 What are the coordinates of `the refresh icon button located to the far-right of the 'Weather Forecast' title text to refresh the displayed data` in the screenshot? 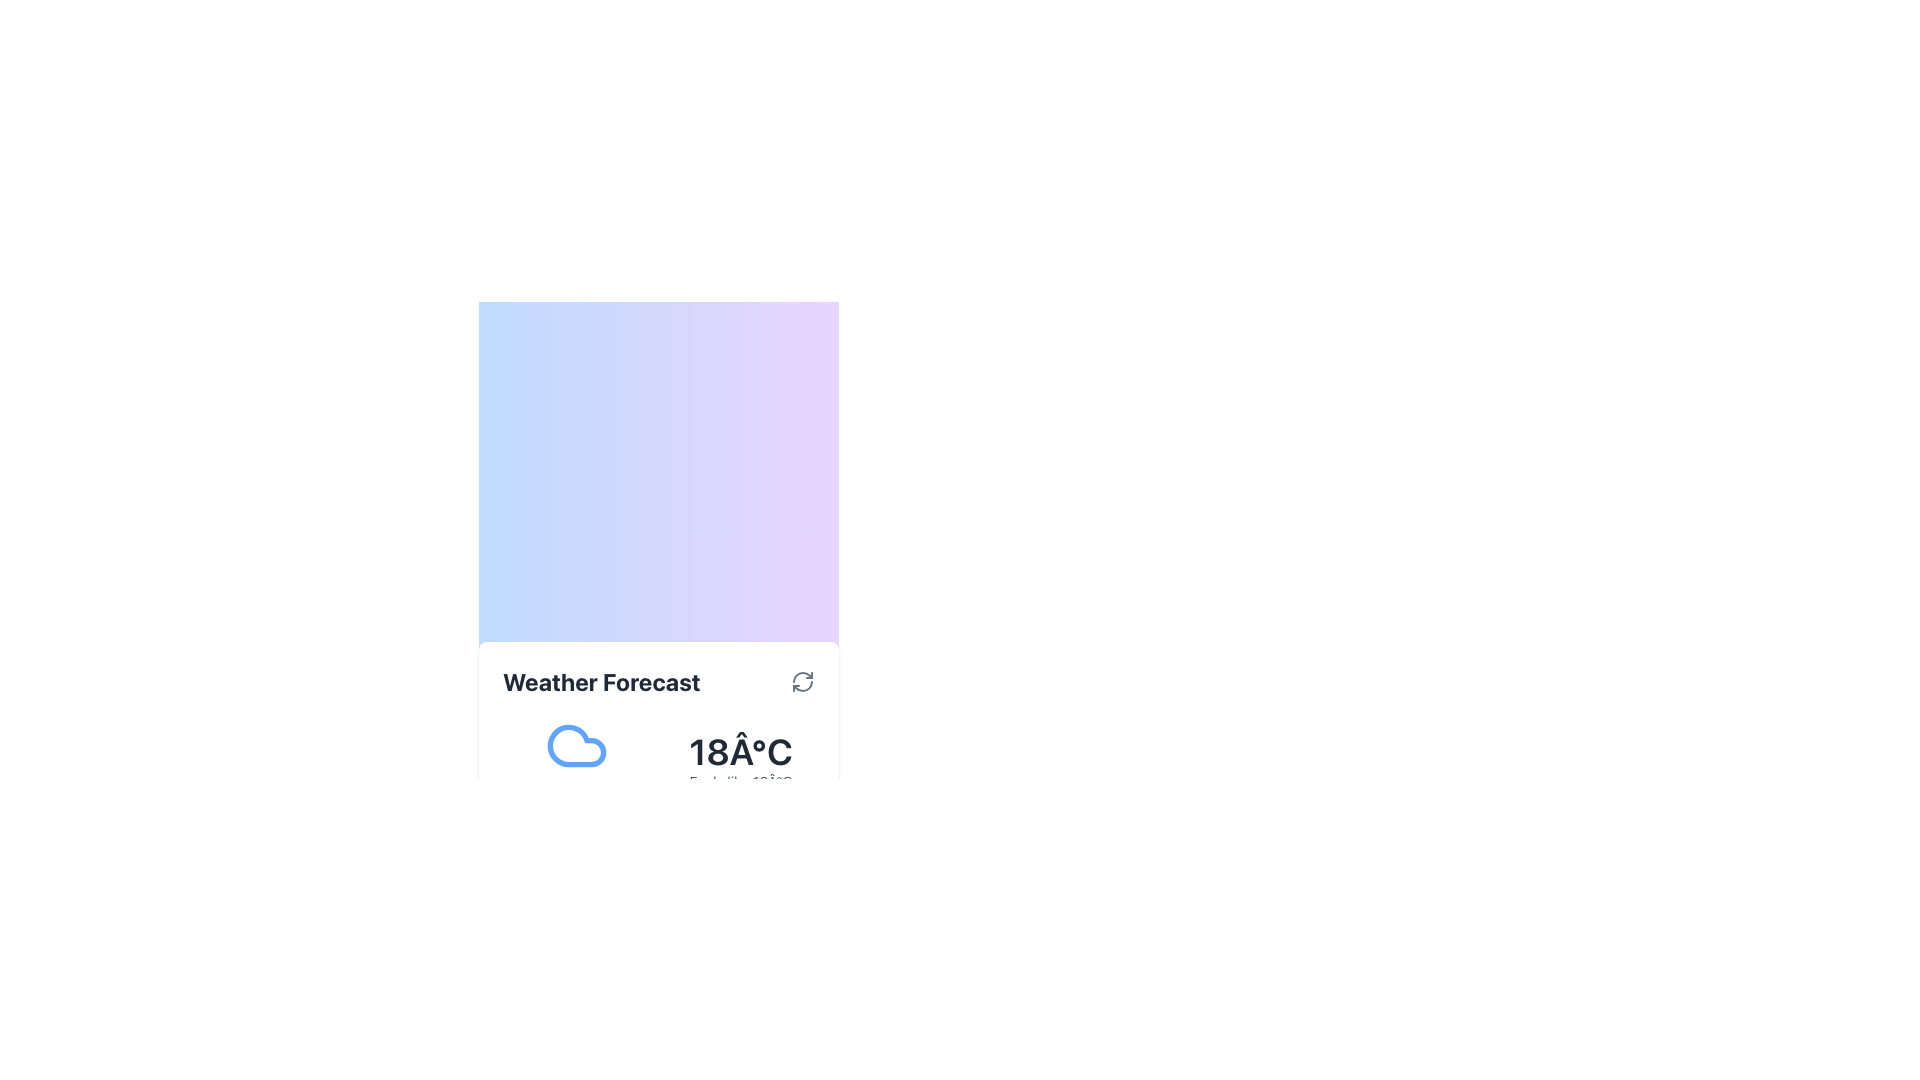 It's located at (802, 681).